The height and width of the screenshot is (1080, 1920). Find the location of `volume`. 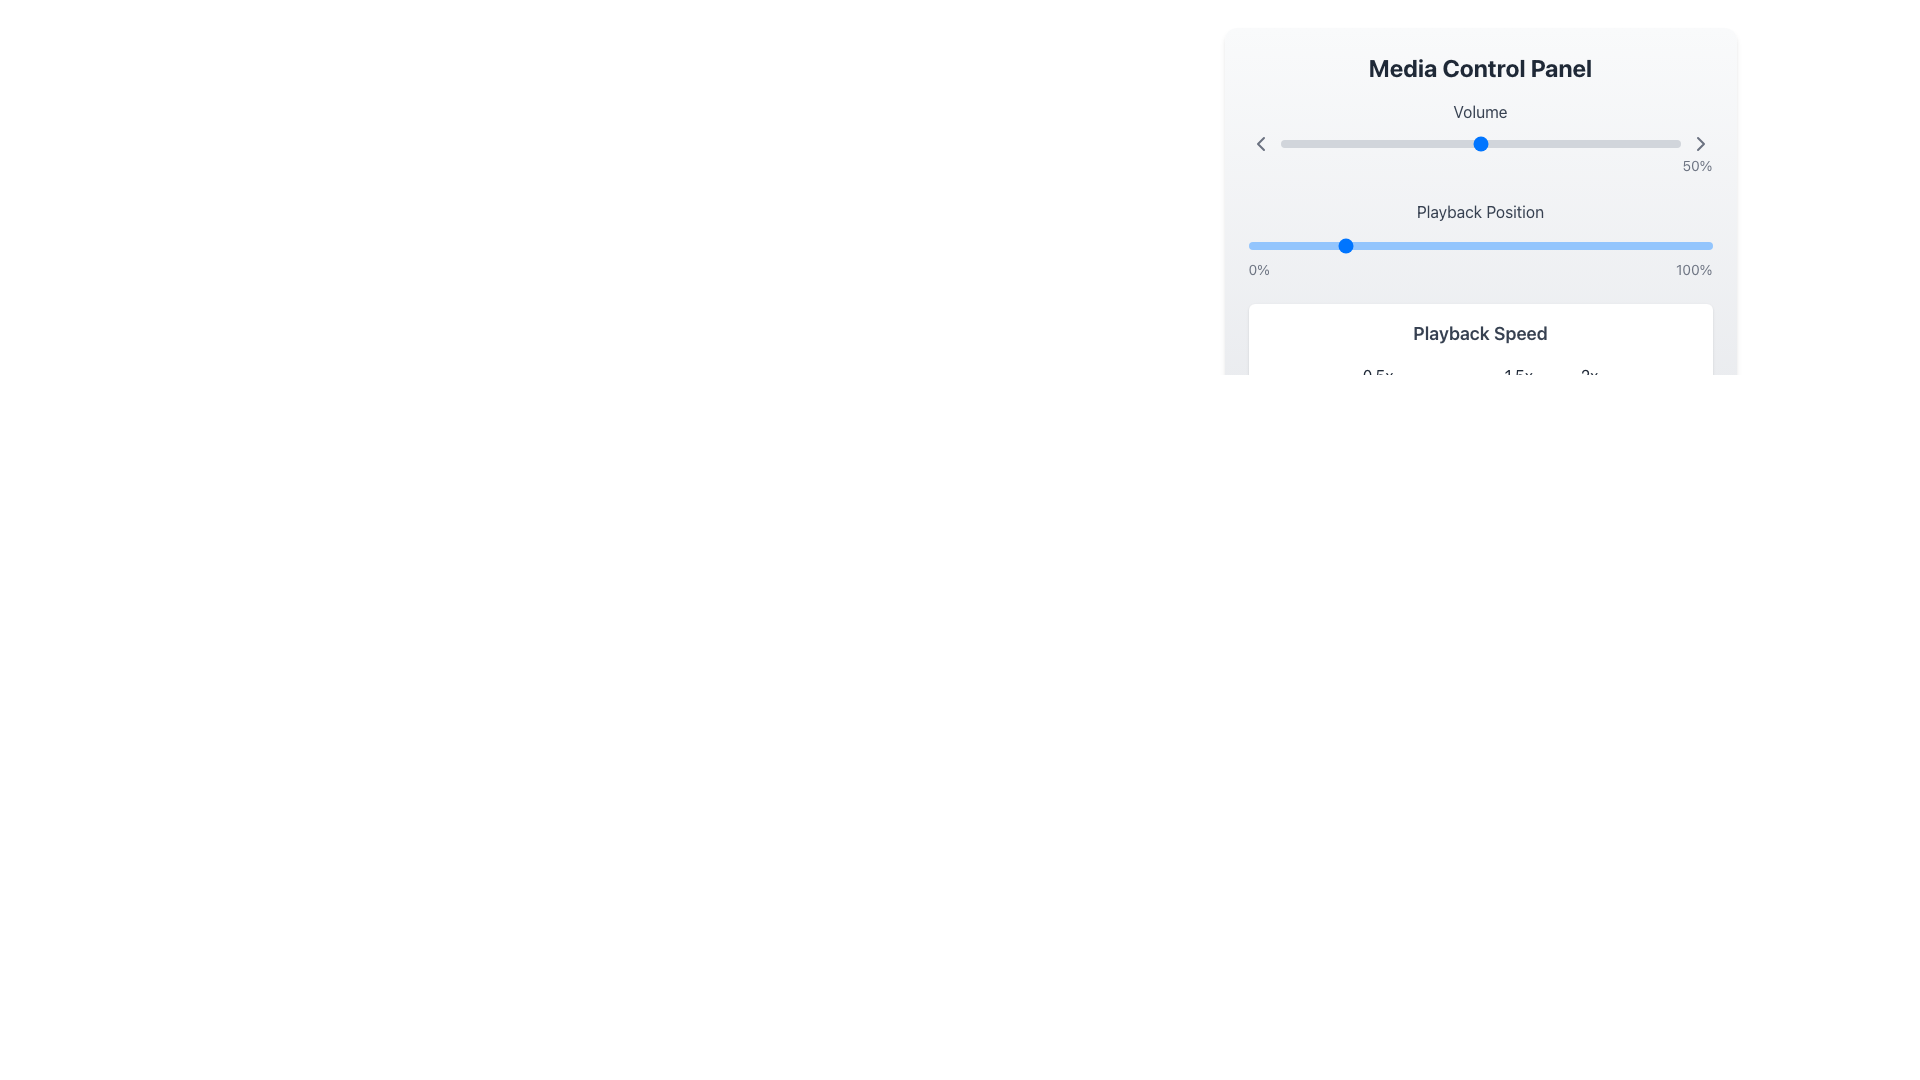

volume is located at coordinates (1567, 142).